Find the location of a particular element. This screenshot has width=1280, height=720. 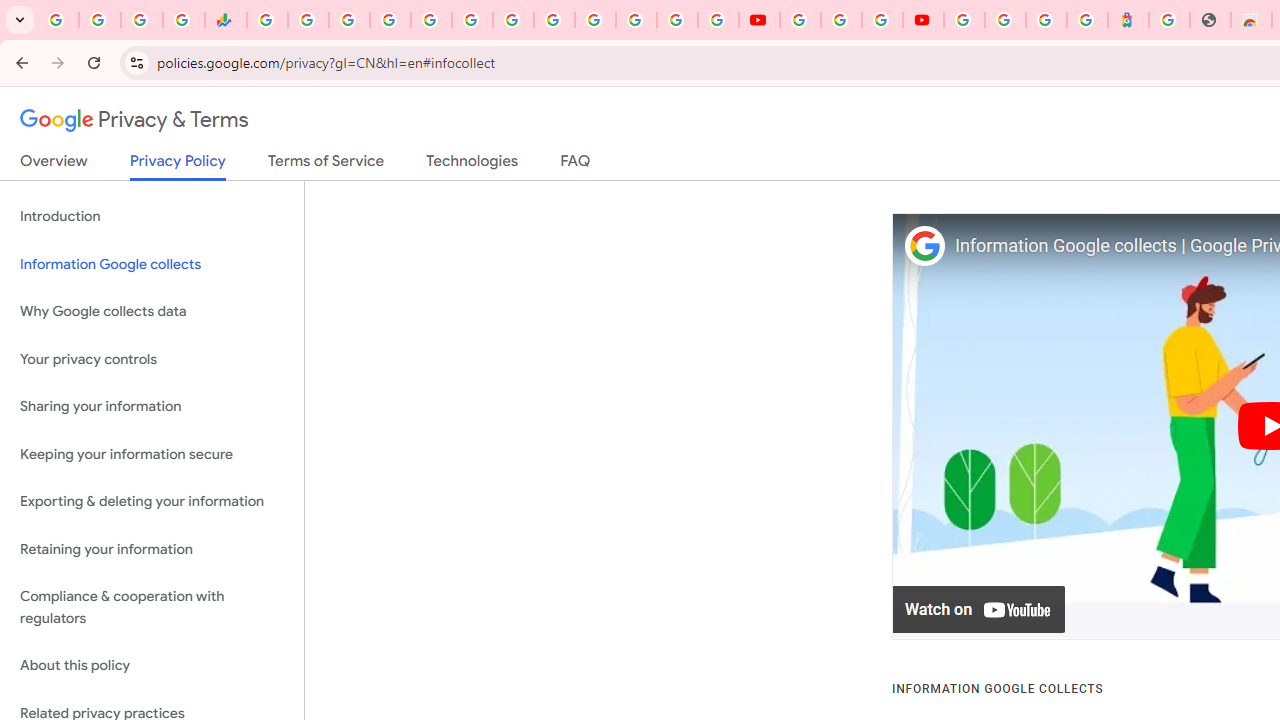

'Compliance & cooperation with regulators' is located at coordinates (151, 607).